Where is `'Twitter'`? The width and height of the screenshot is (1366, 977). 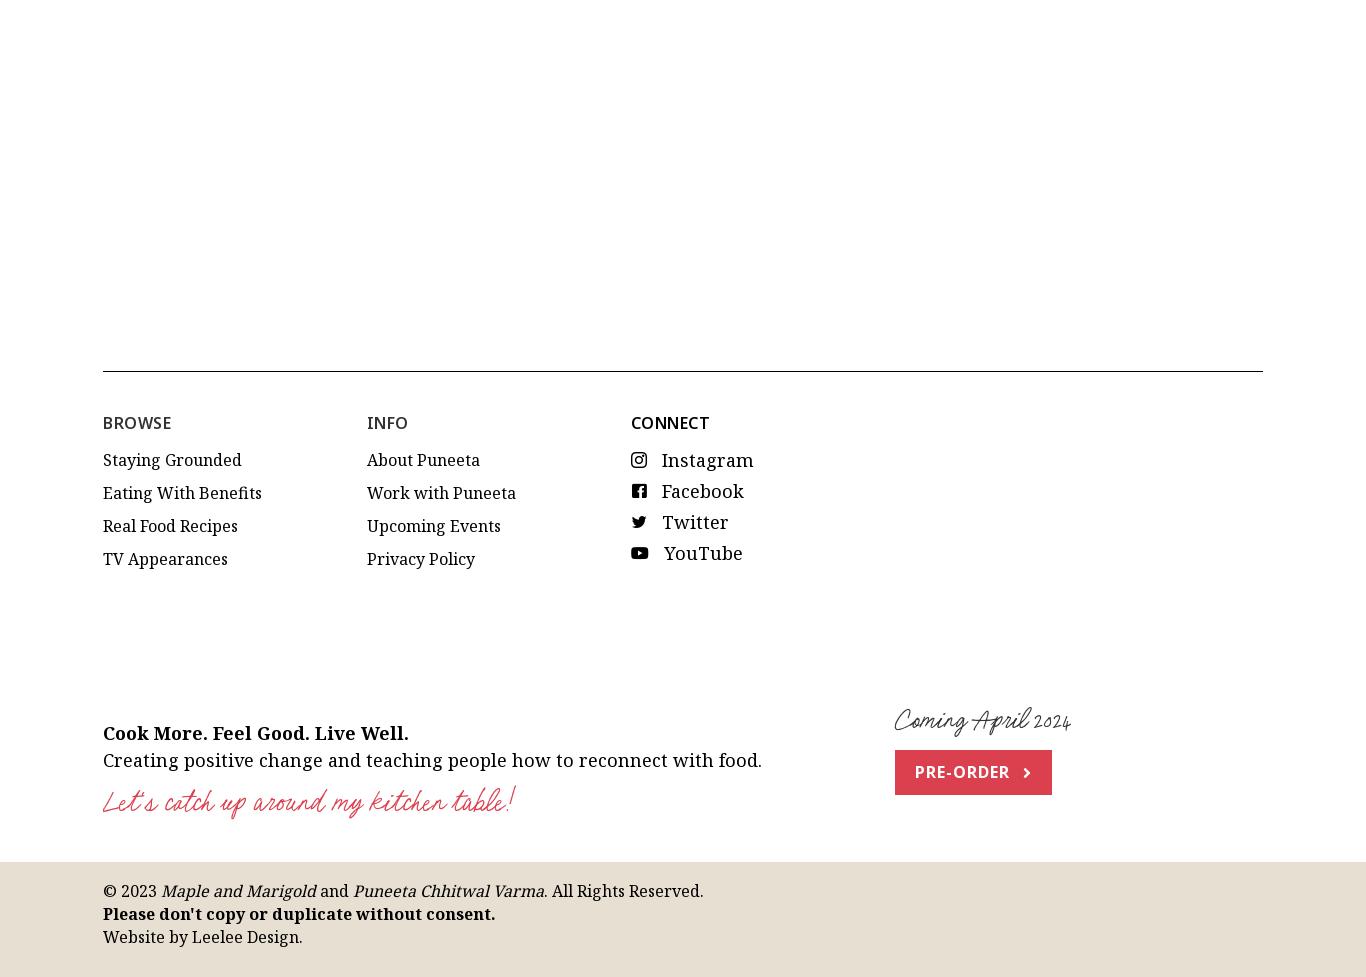
'Twitter' is located at coordinates (660, 356).